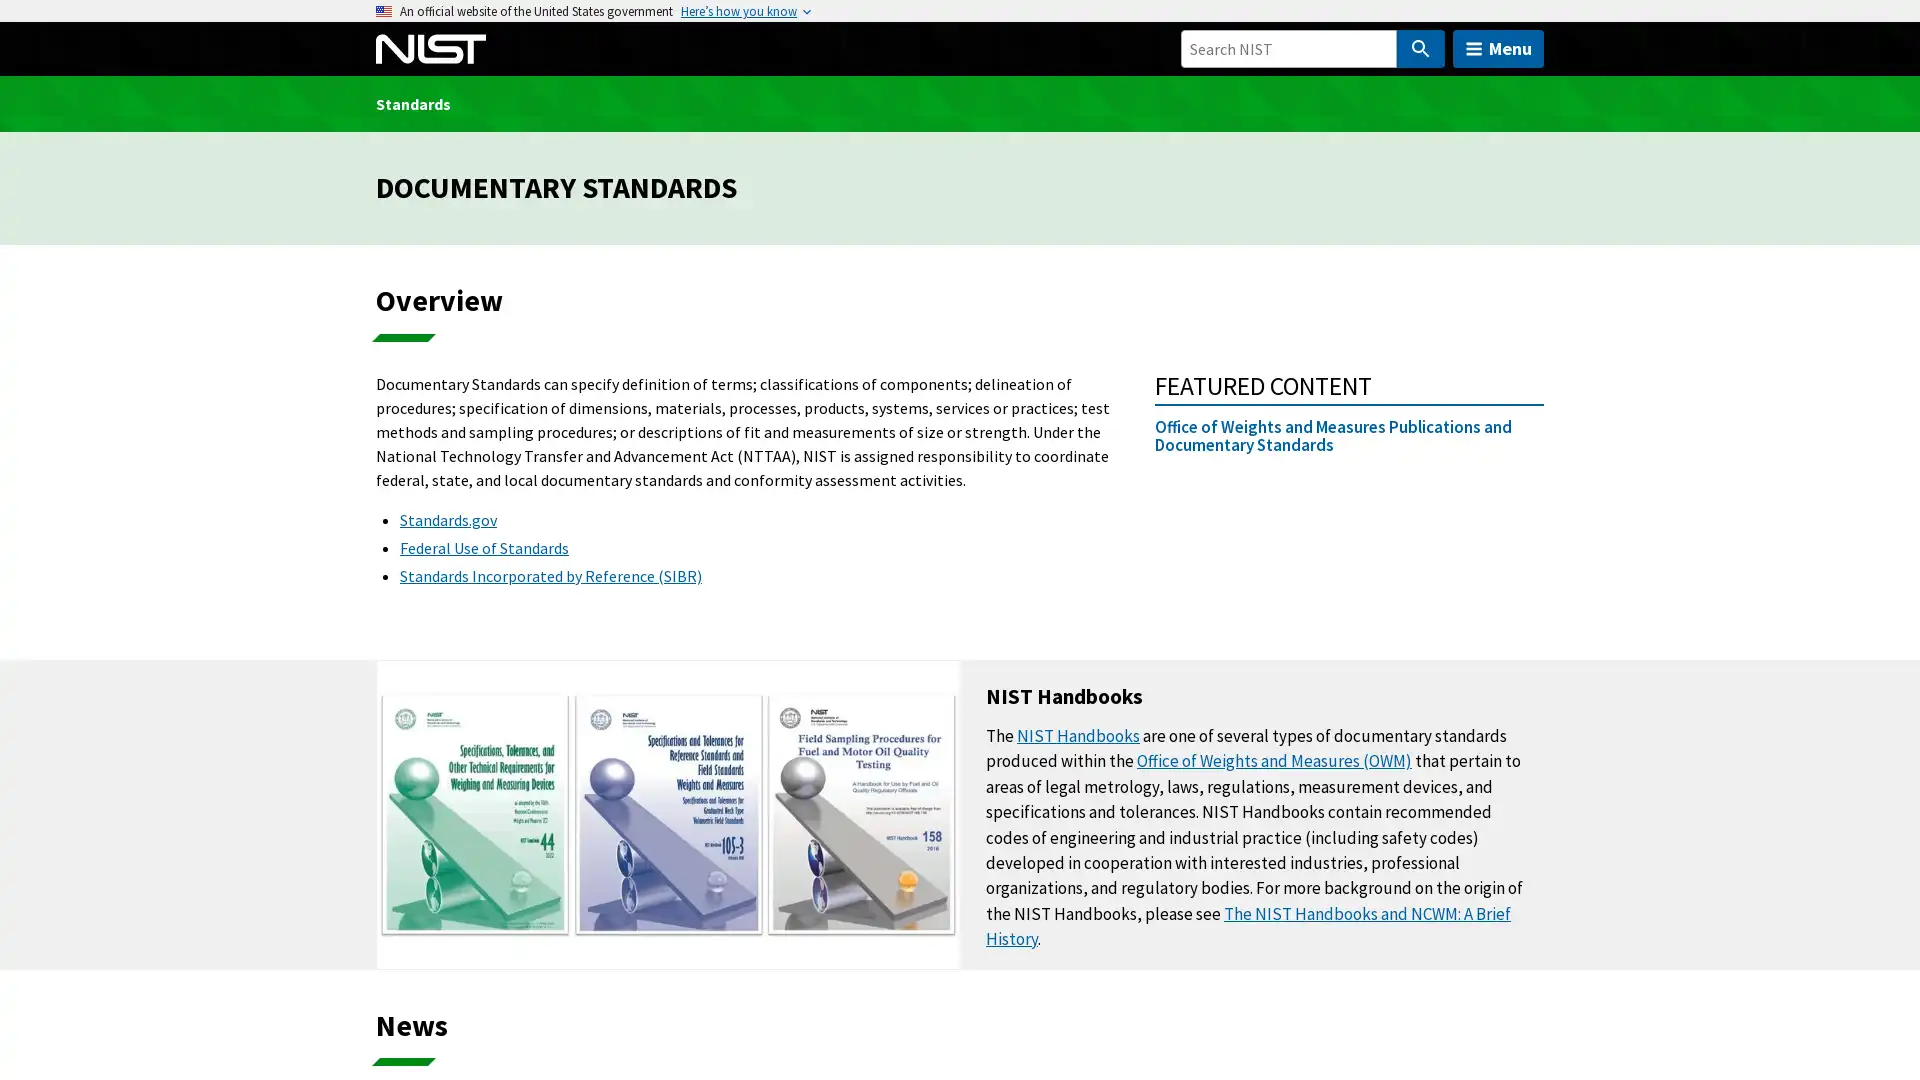 Image resolution: width=1920 pixels, height=1080 pixels. What do you see at coordinates (738, 11) in the screenshot?
I see `Heres how you know` at bounding box center [738, 11].